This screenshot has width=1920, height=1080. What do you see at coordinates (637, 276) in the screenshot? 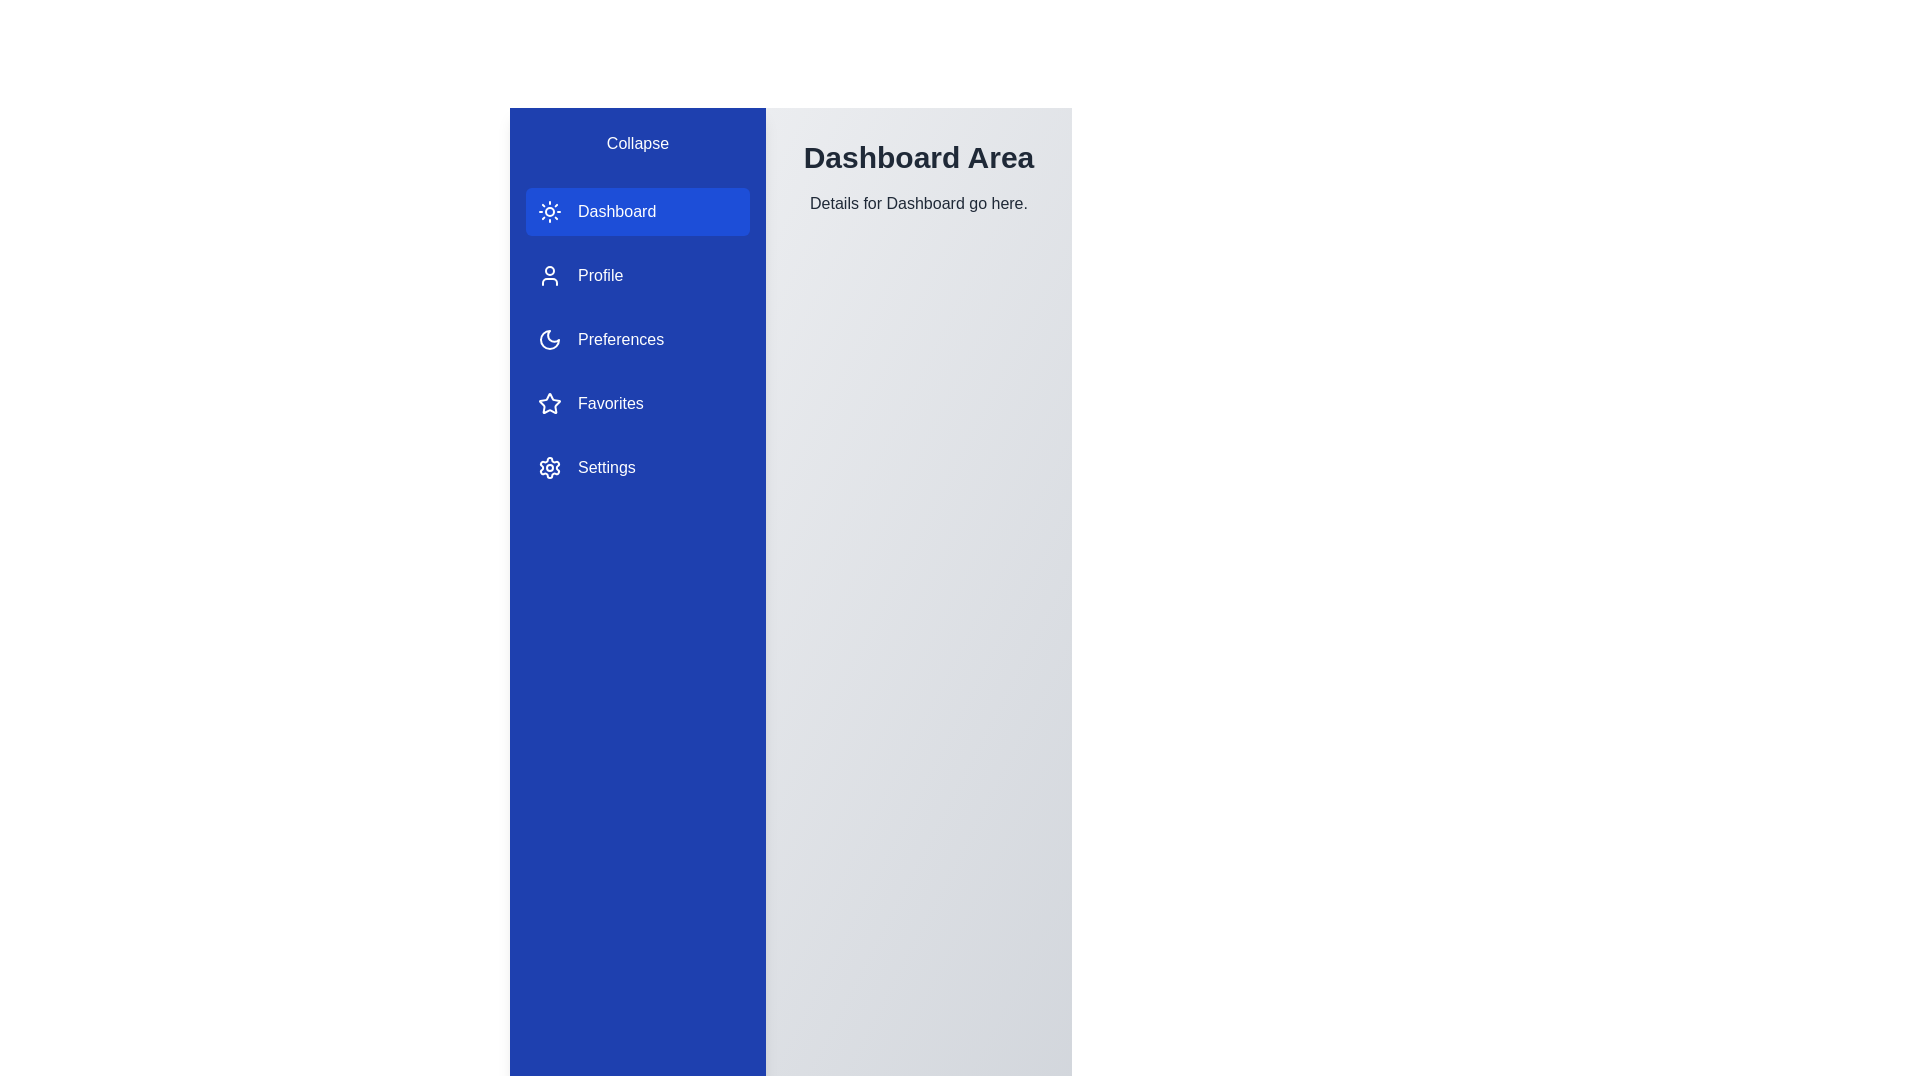
I see `the Profile section in the sidebar to navigate to it` at bounding box center [637, 276].